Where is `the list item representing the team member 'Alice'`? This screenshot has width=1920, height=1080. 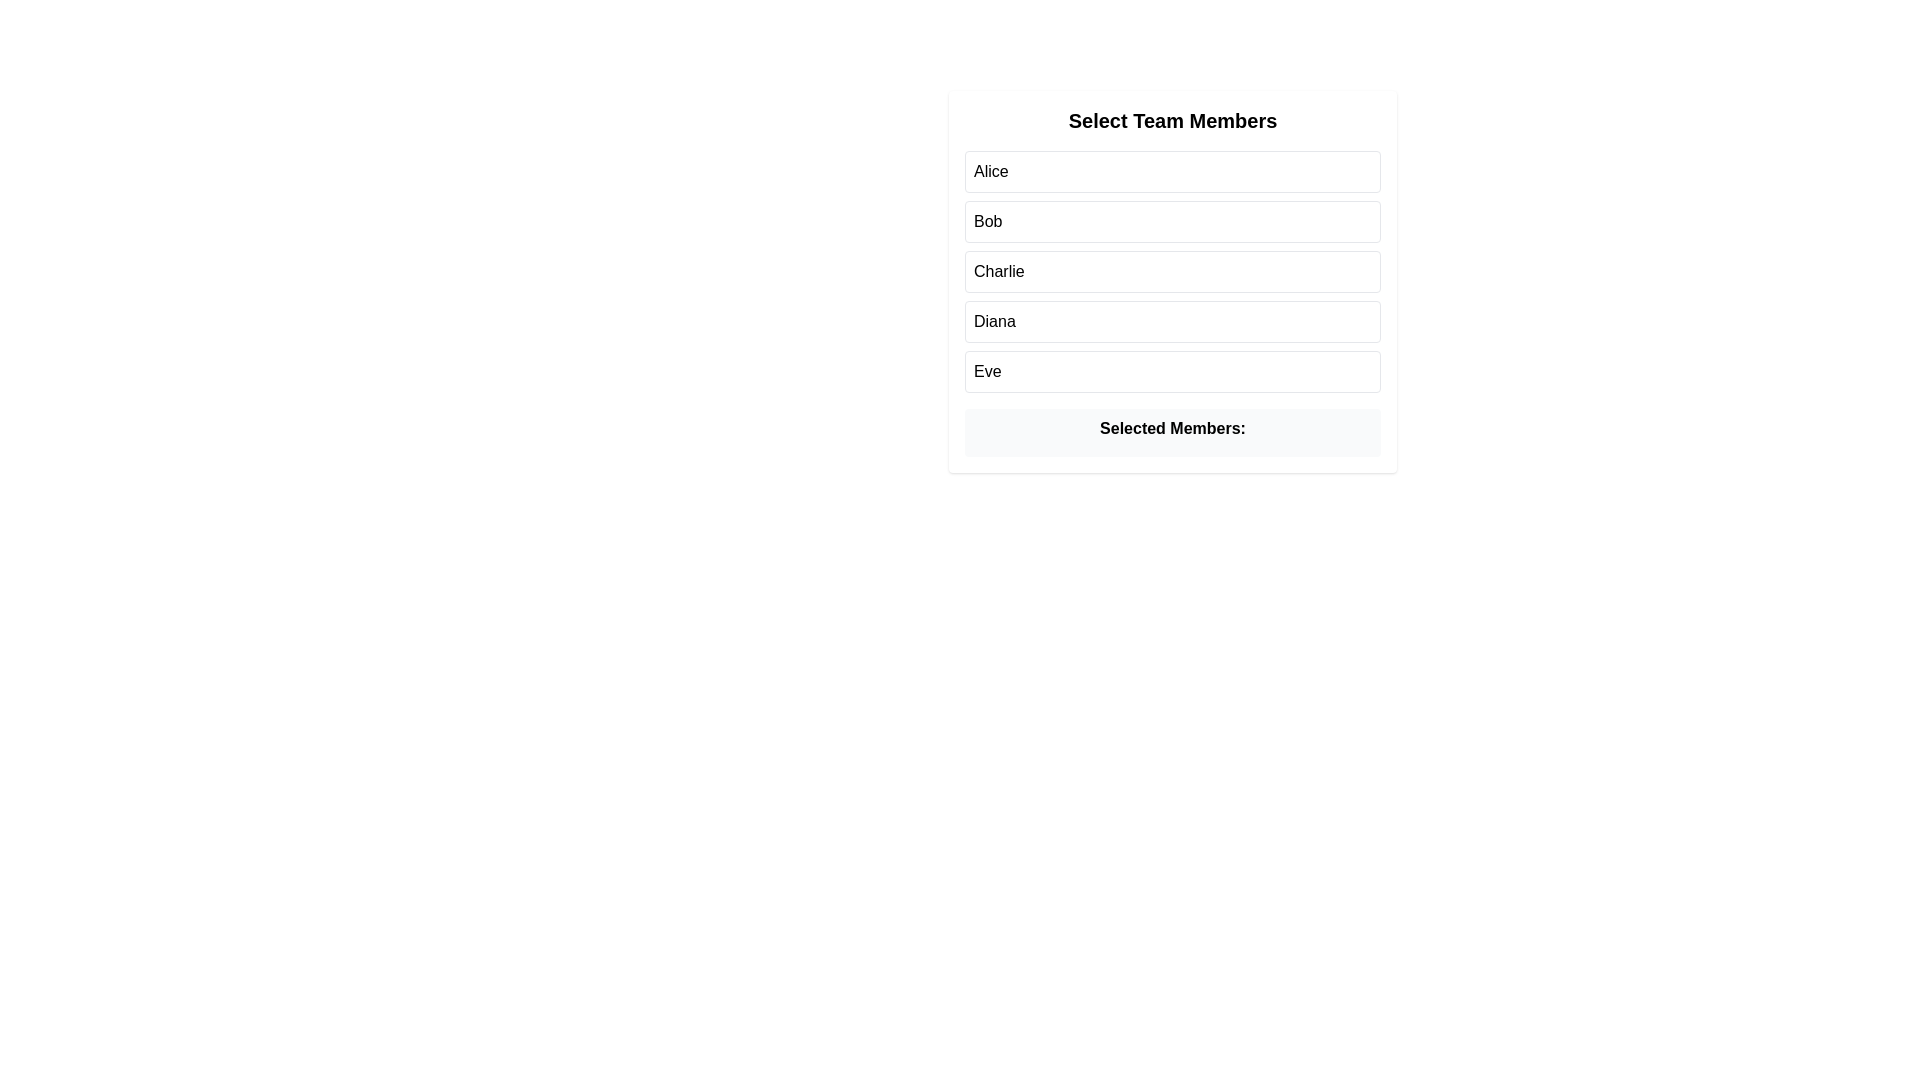
the list item representing the team member 'Alice' is located at coordinates (1172, 171).